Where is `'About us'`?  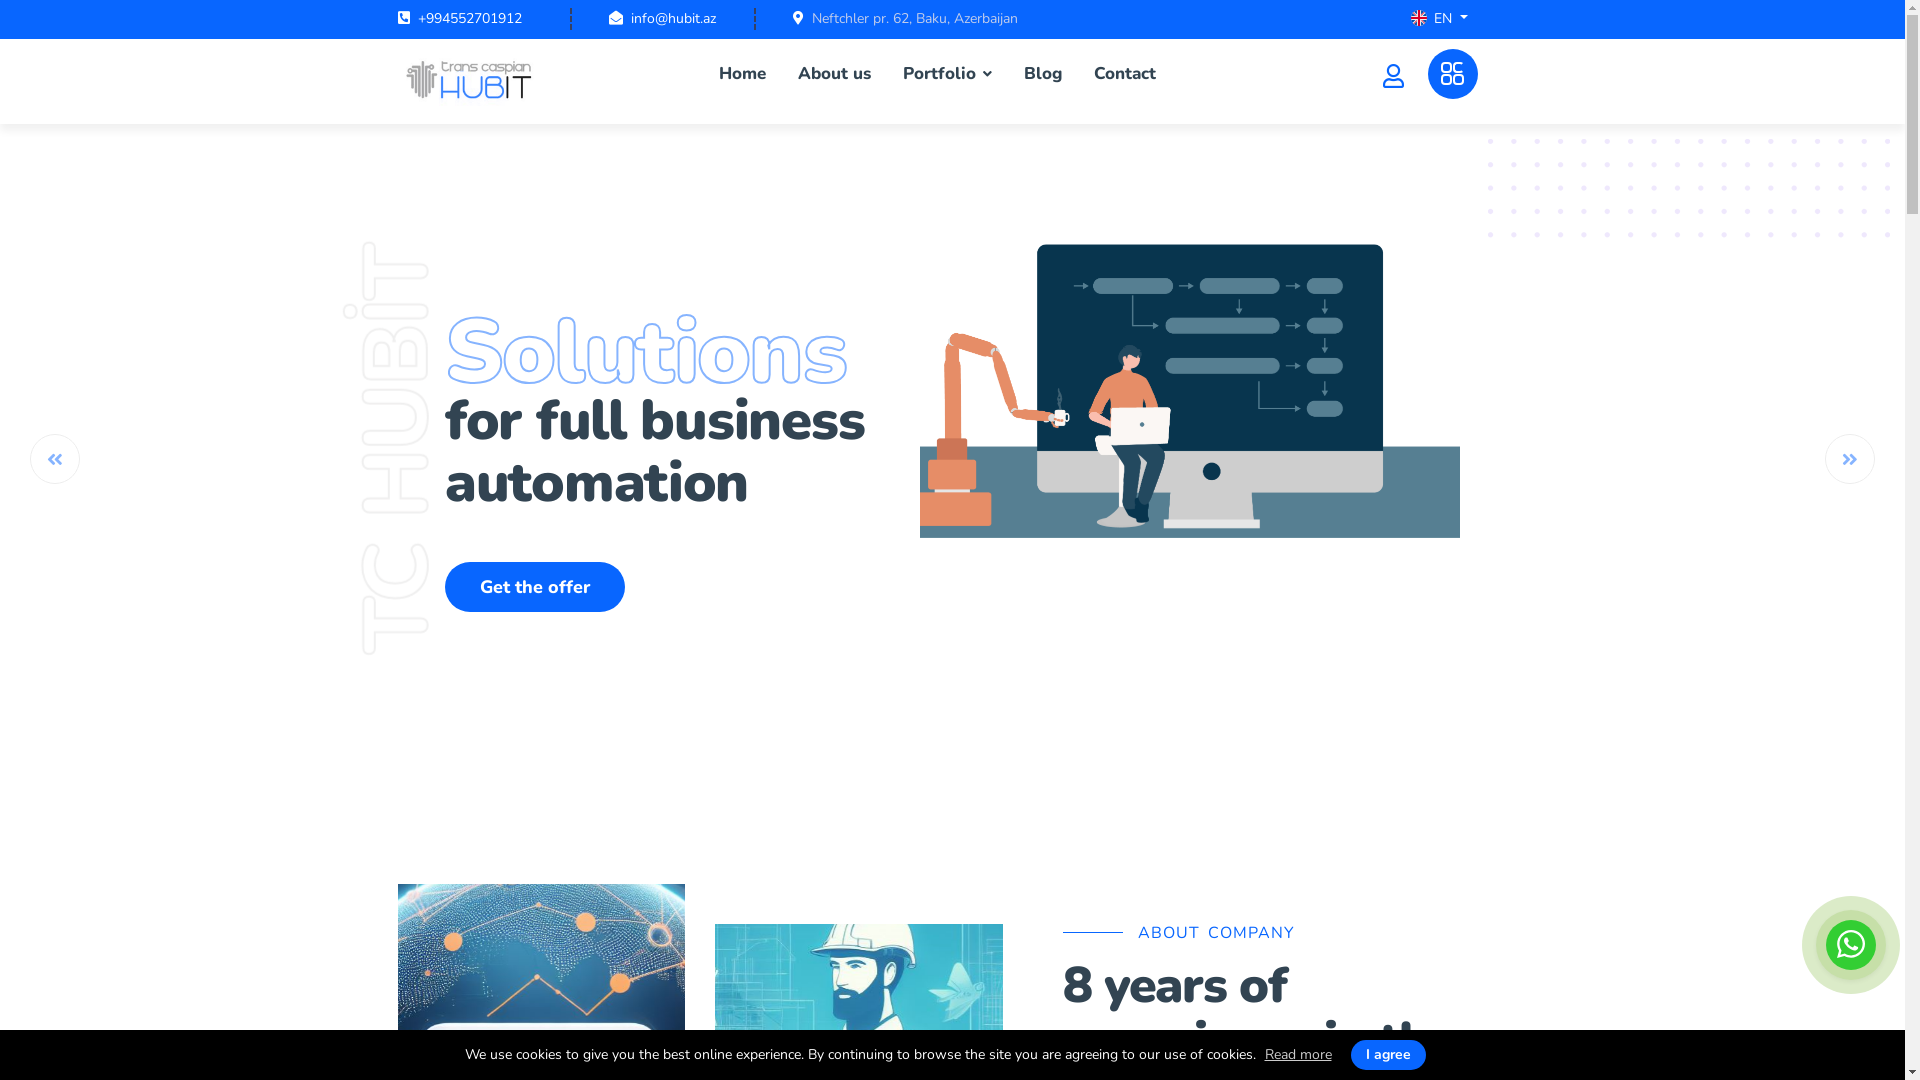 'About us' is located at coordinates (834, 72).